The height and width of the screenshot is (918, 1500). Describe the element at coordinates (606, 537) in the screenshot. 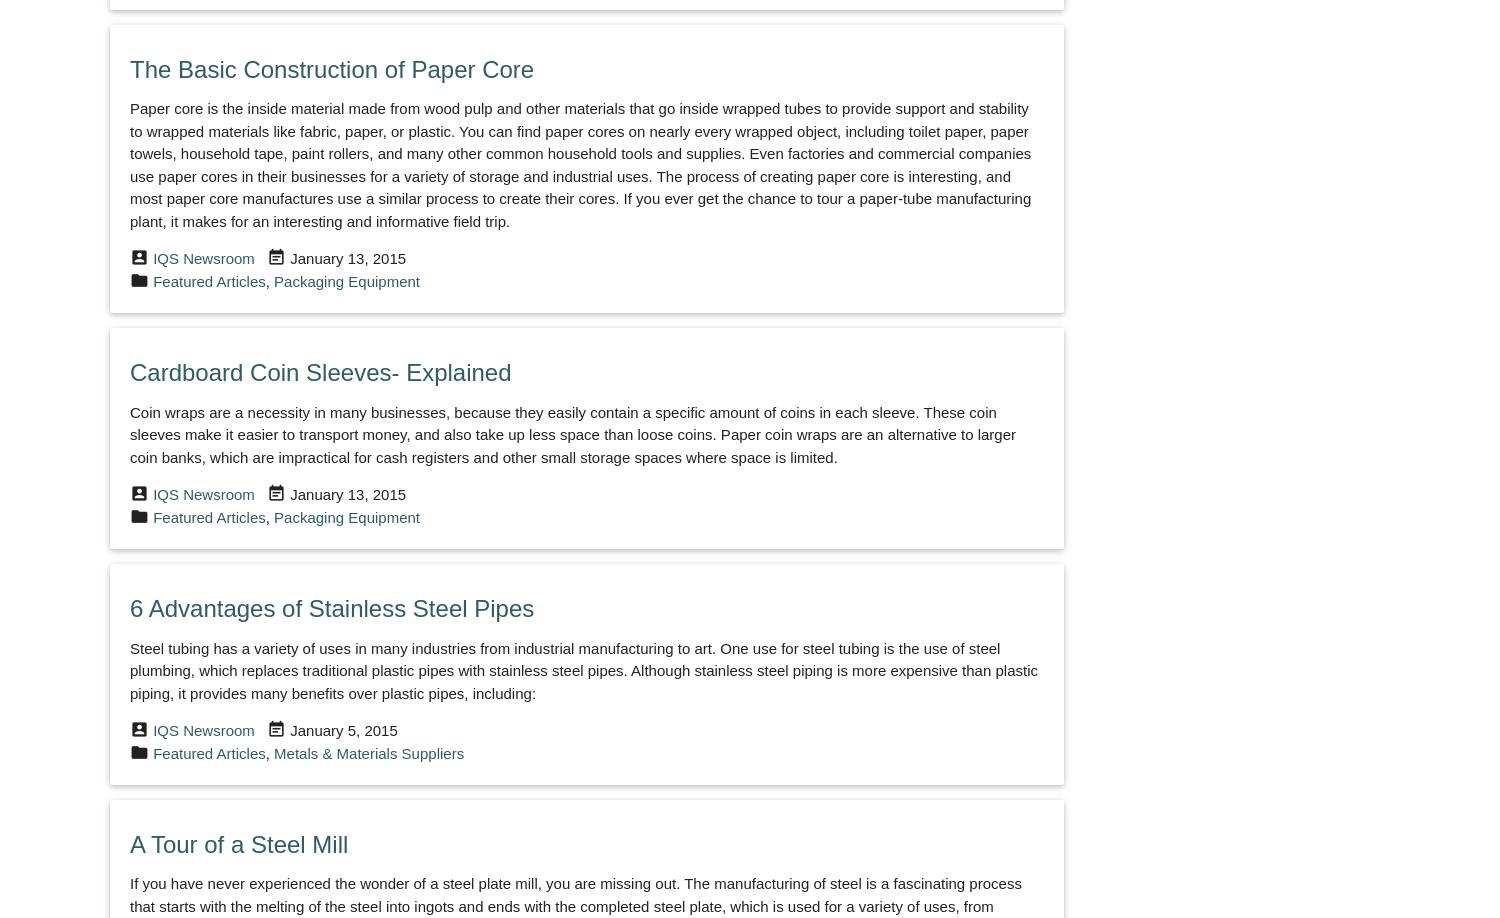

I see `'18'` at that location.